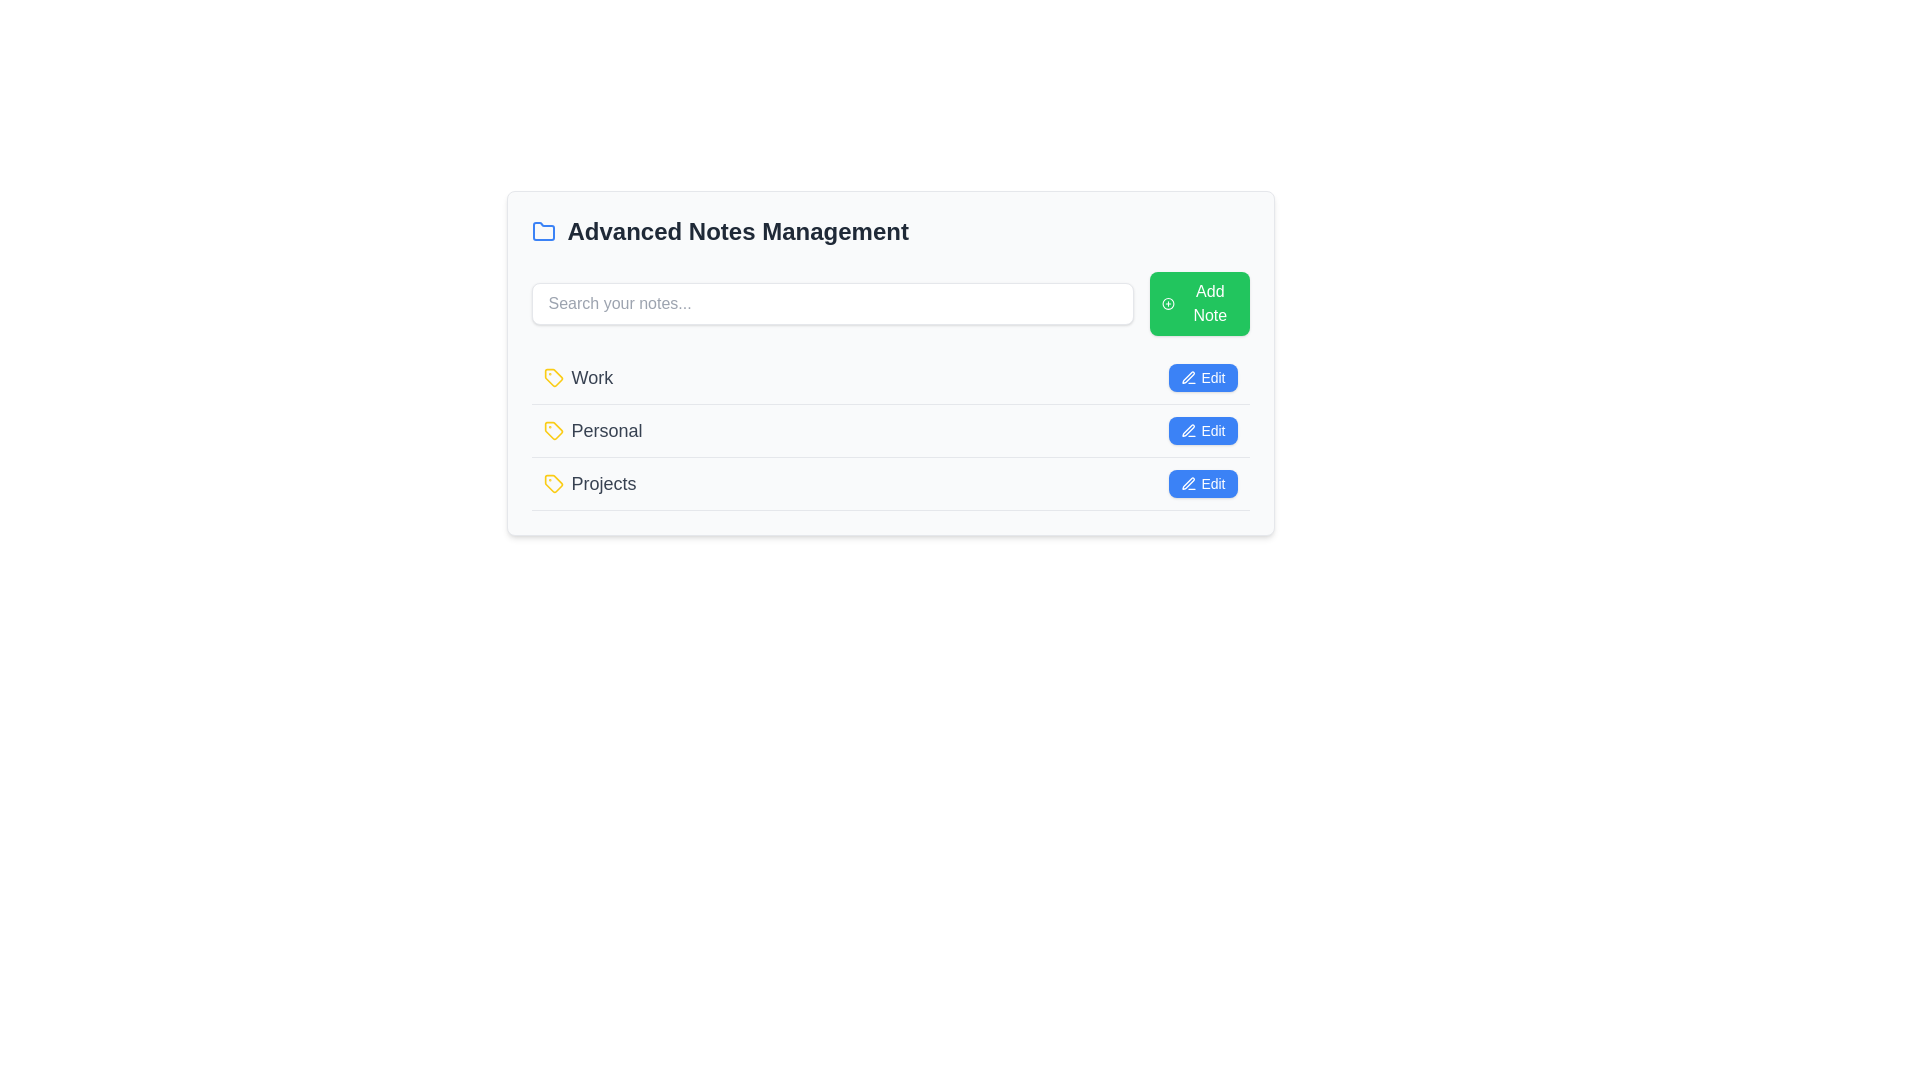 Image resolution: width=1920 pixels, height=1080 pixels. Describe the element at coordinates (1168, 304) in the screenshot. I see `the SVG Circle element that forms the circular base of the '+' icon located in the top-right of the main content area, adjacent to the 'Add Note' button` at that location.